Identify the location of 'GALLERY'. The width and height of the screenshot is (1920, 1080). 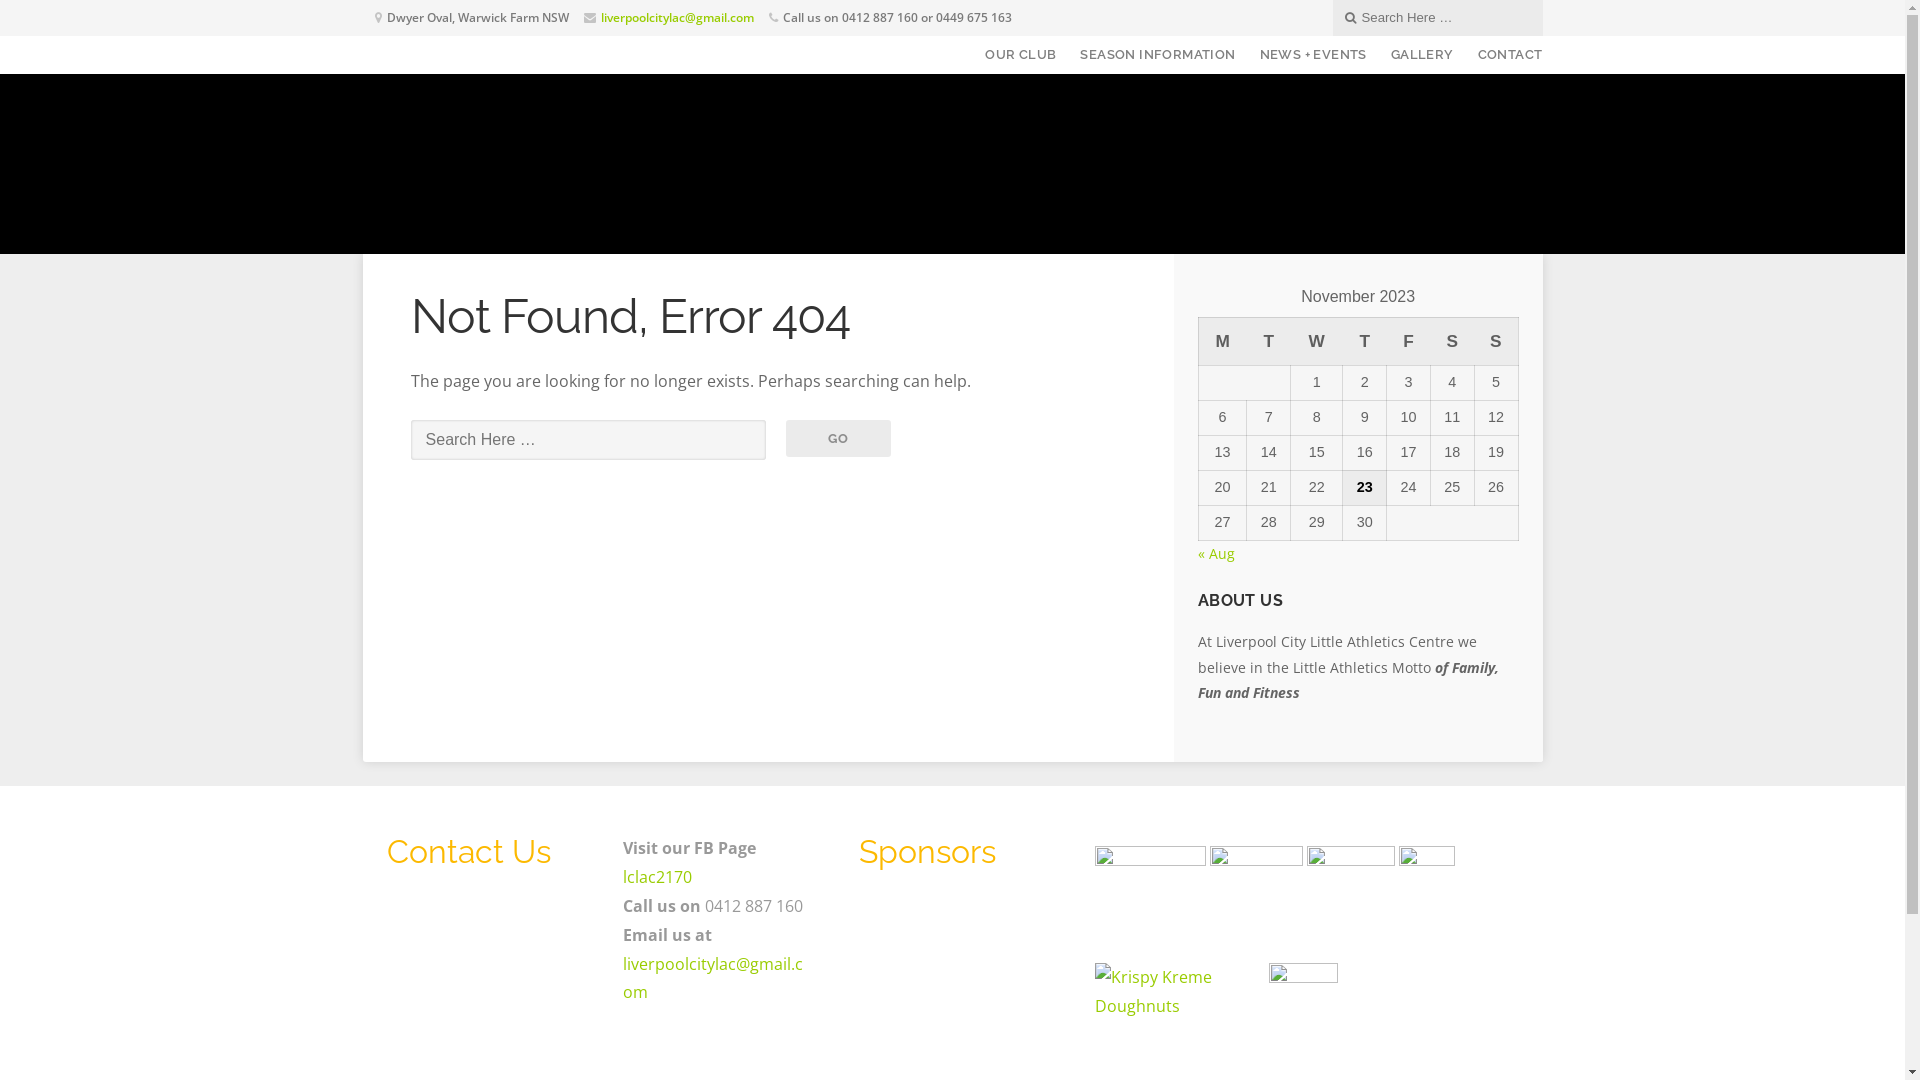
(1421, 53).